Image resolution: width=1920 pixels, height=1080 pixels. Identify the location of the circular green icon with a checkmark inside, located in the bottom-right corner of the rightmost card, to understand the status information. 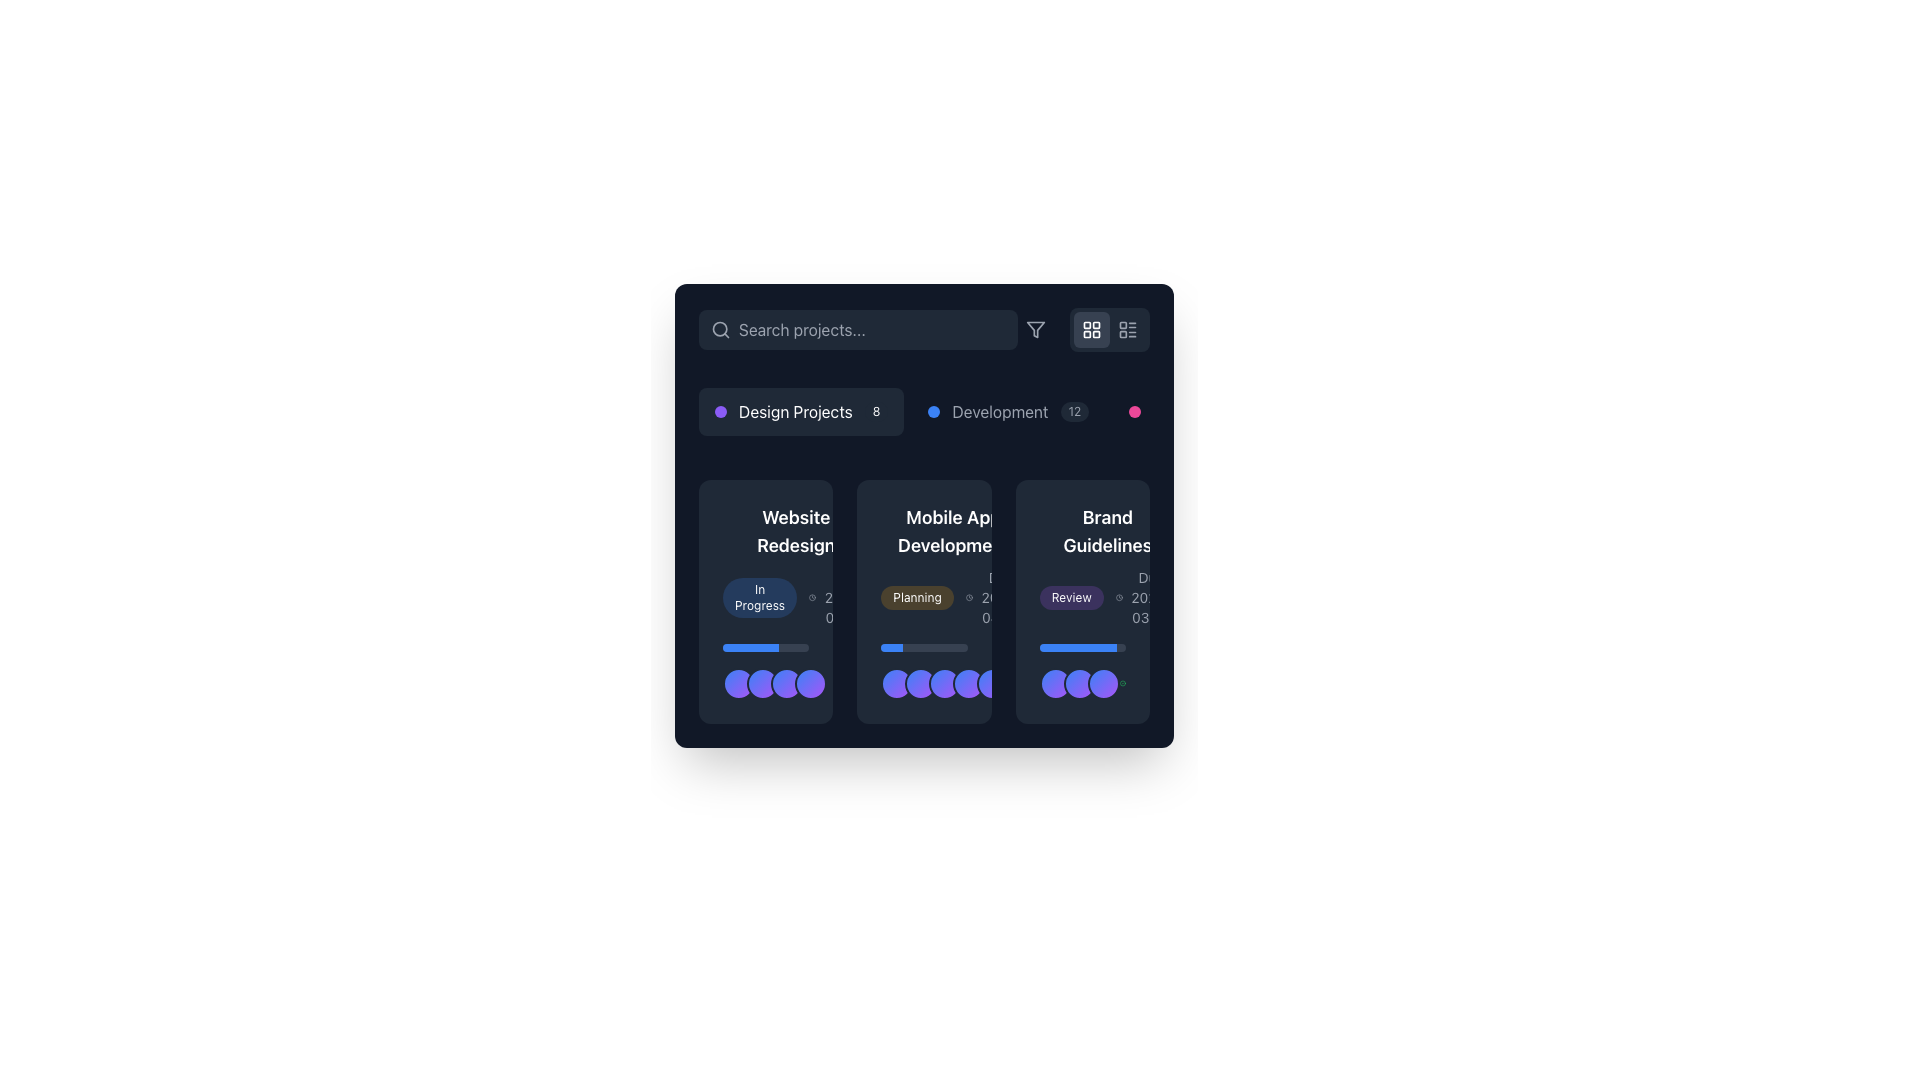
(1122, 682).